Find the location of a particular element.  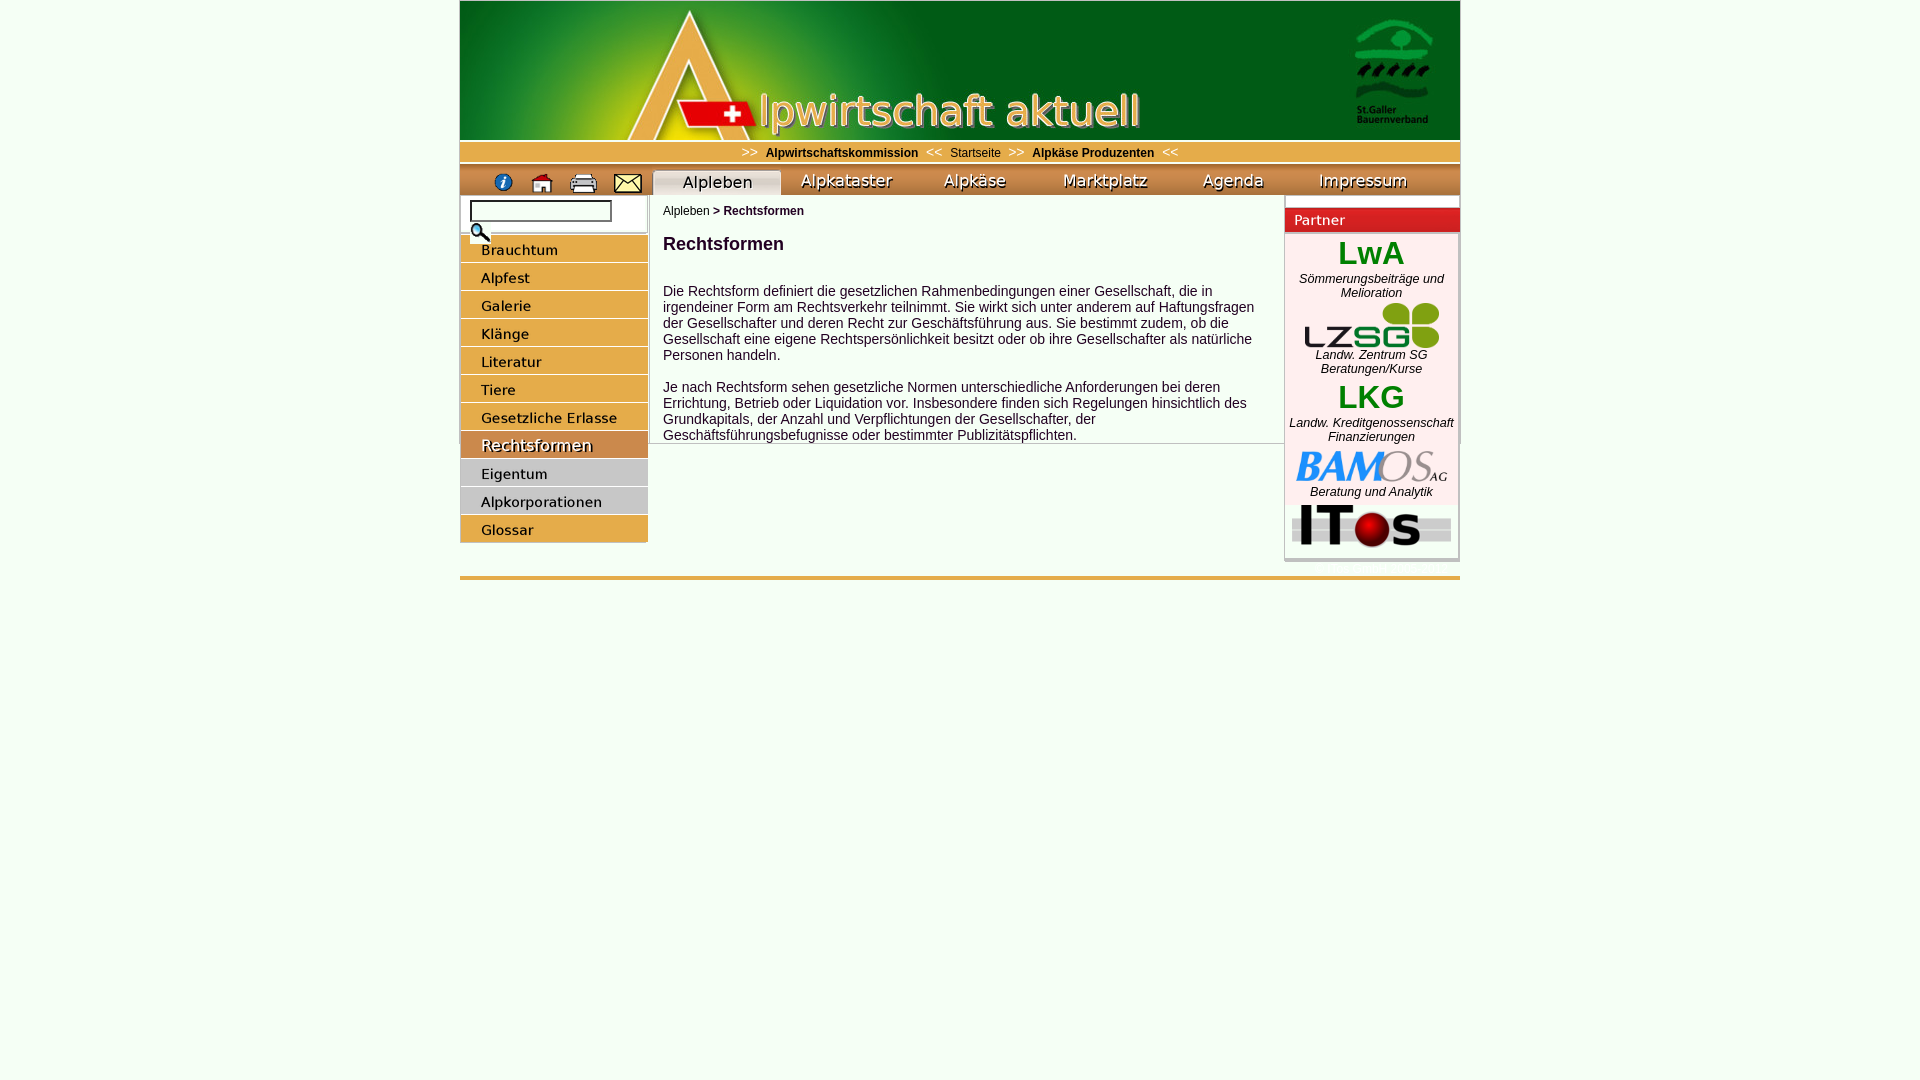

'Landw. Zentrum SG Beratungen/Kurse' is located at coordinates (1370, 355).